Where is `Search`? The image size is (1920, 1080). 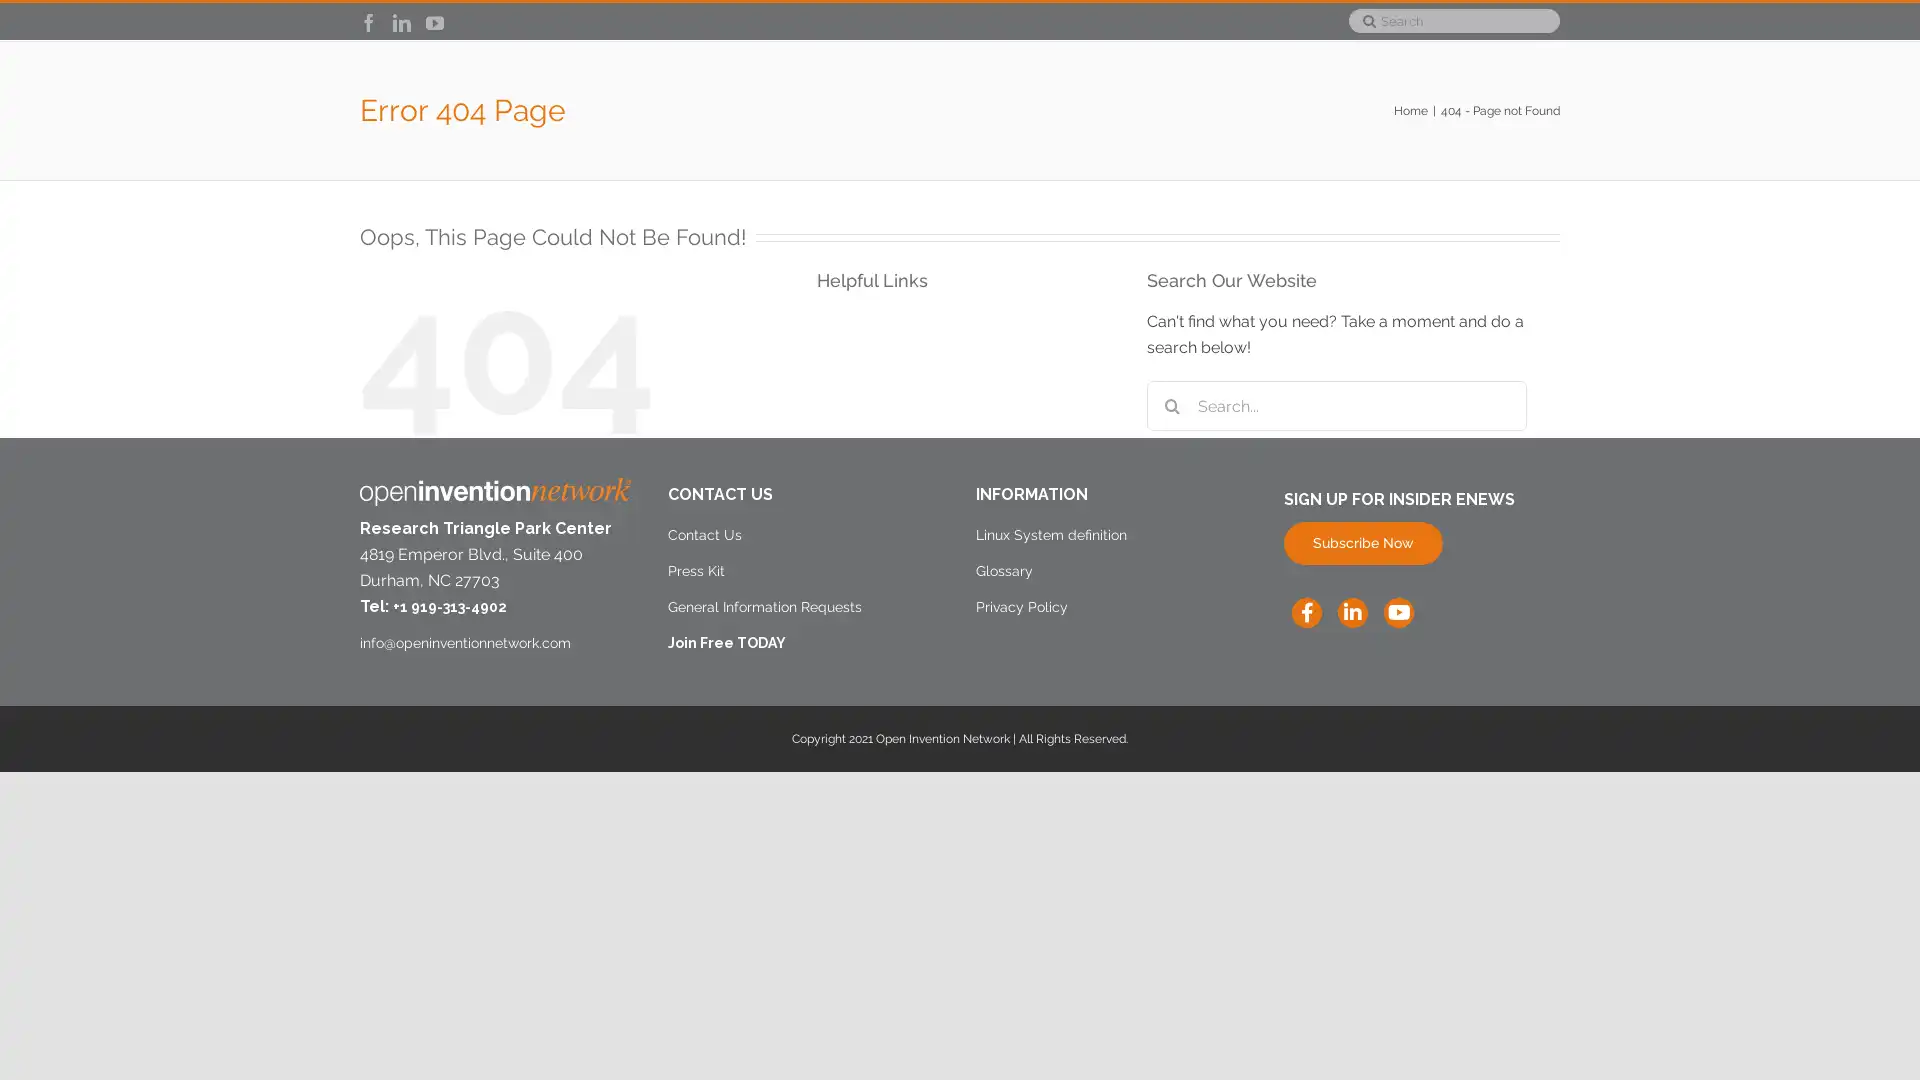 Search is located at coordinates (1360, 20).